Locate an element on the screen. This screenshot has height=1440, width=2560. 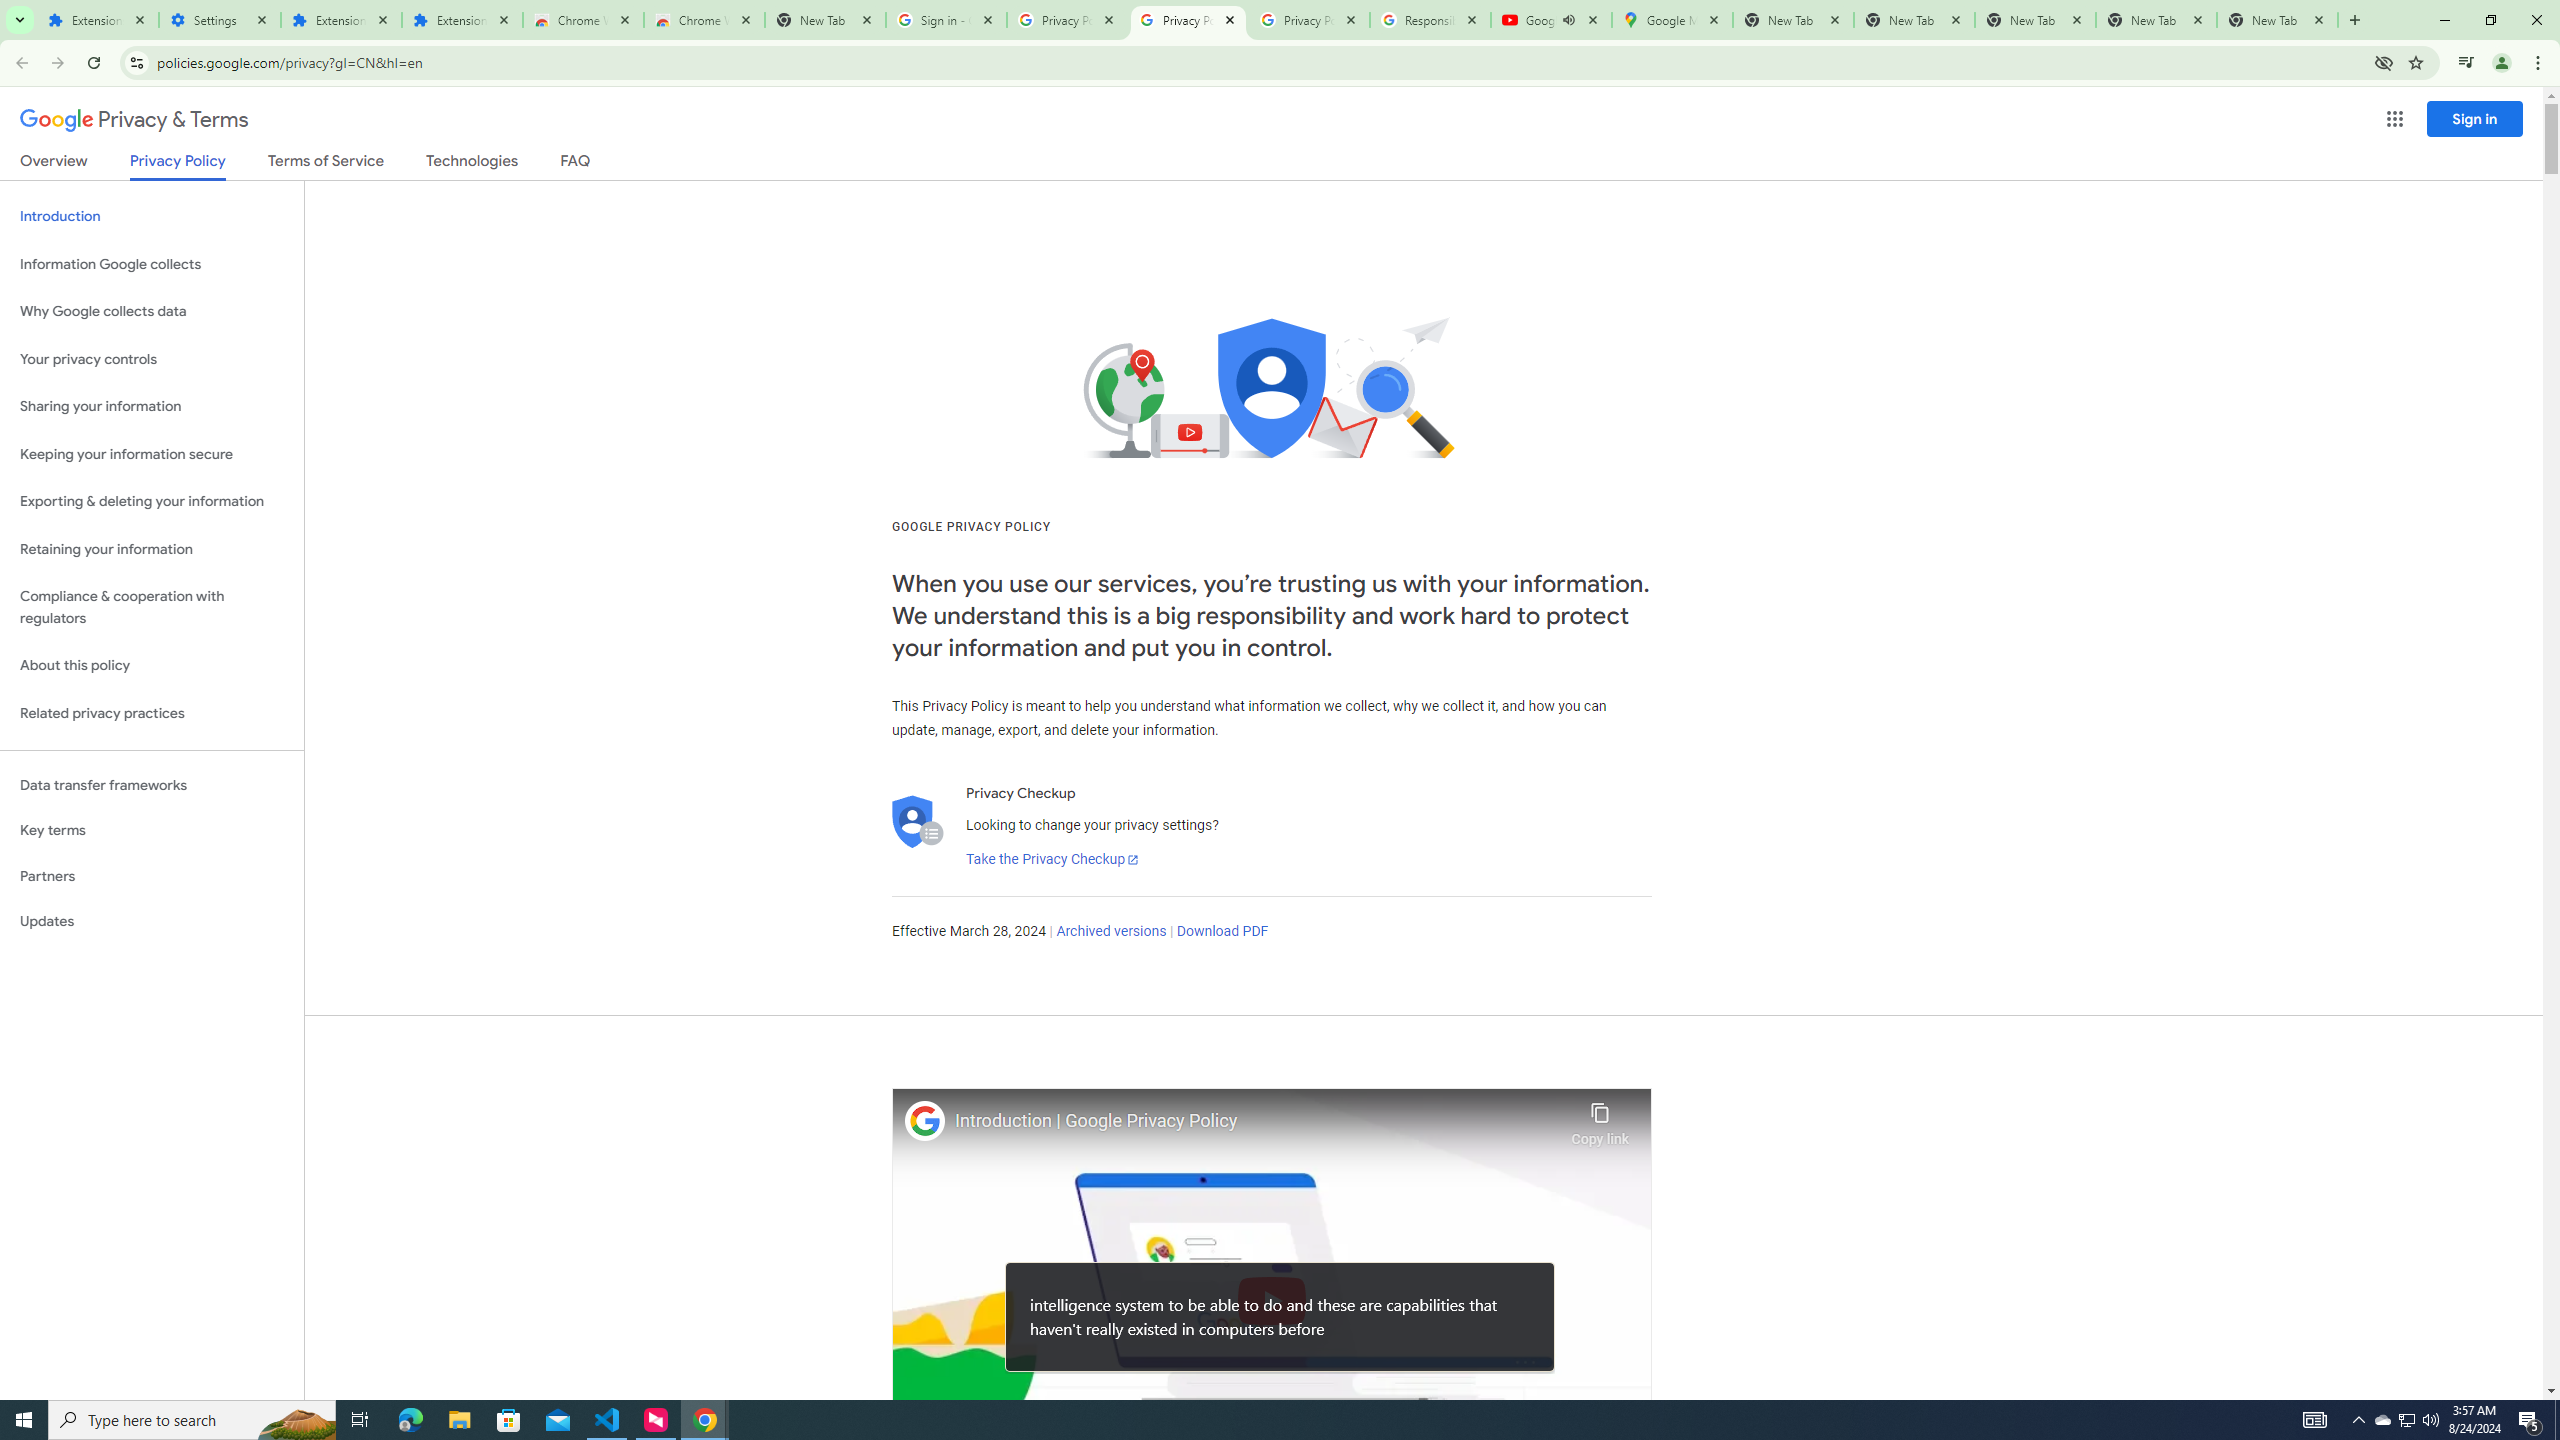
'FAQ' is located at coordinates (575, 164).